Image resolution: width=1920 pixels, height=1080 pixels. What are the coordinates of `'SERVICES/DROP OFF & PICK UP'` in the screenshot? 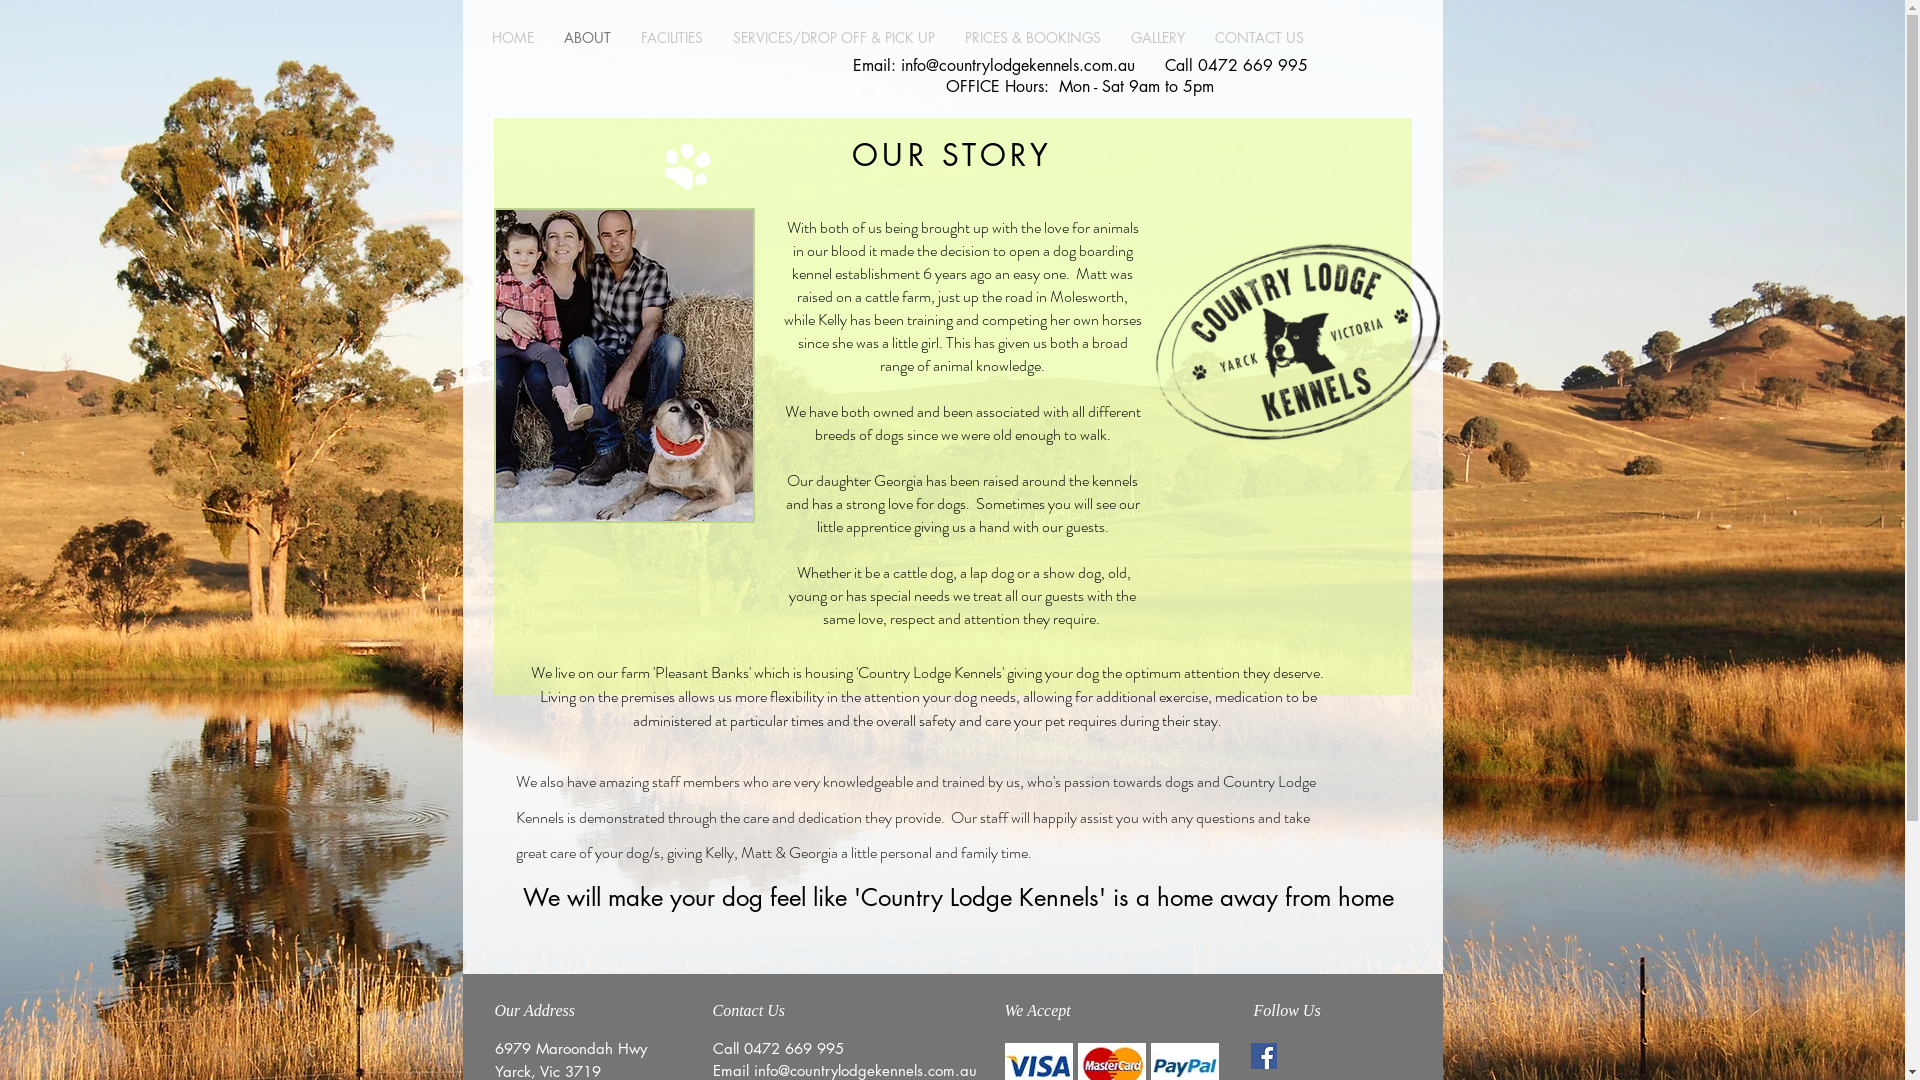 It's located at (718, 38).